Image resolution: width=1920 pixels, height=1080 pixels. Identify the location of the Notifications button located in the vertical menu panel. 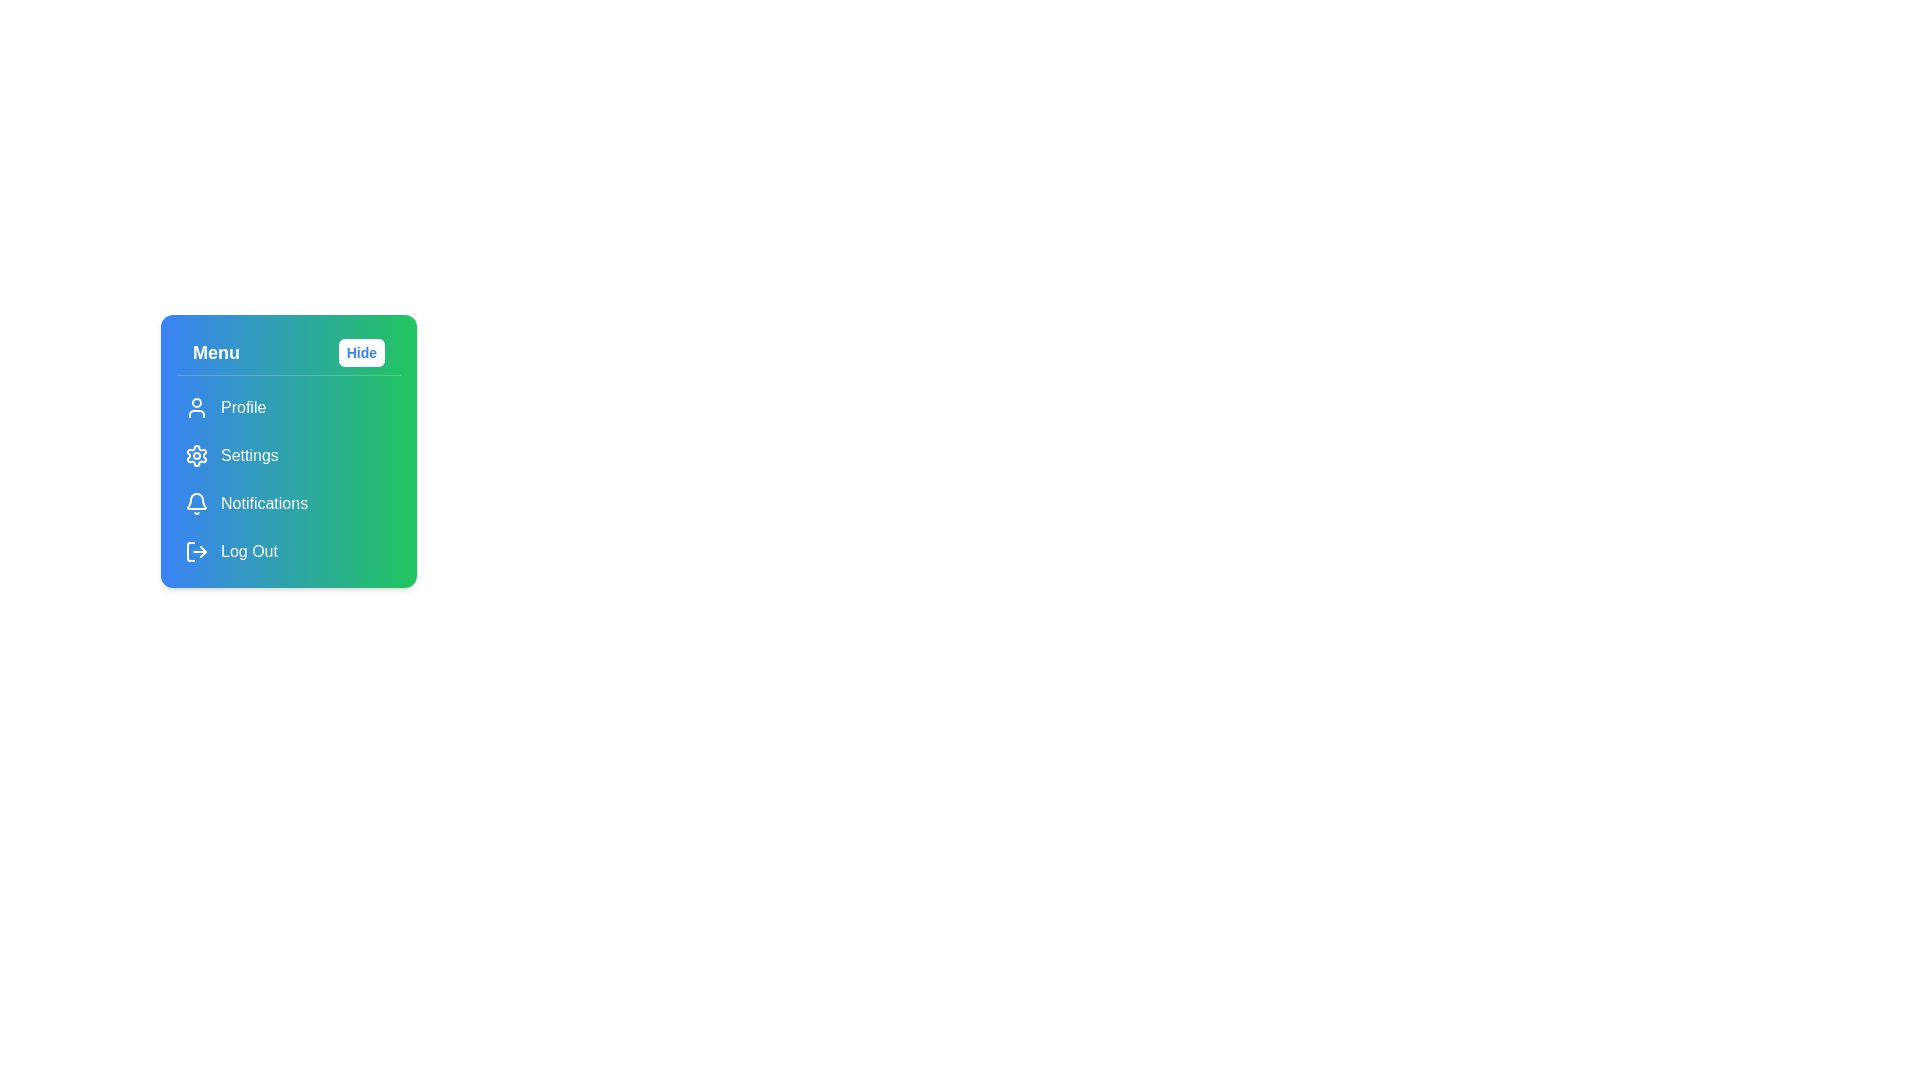
(287, 503).